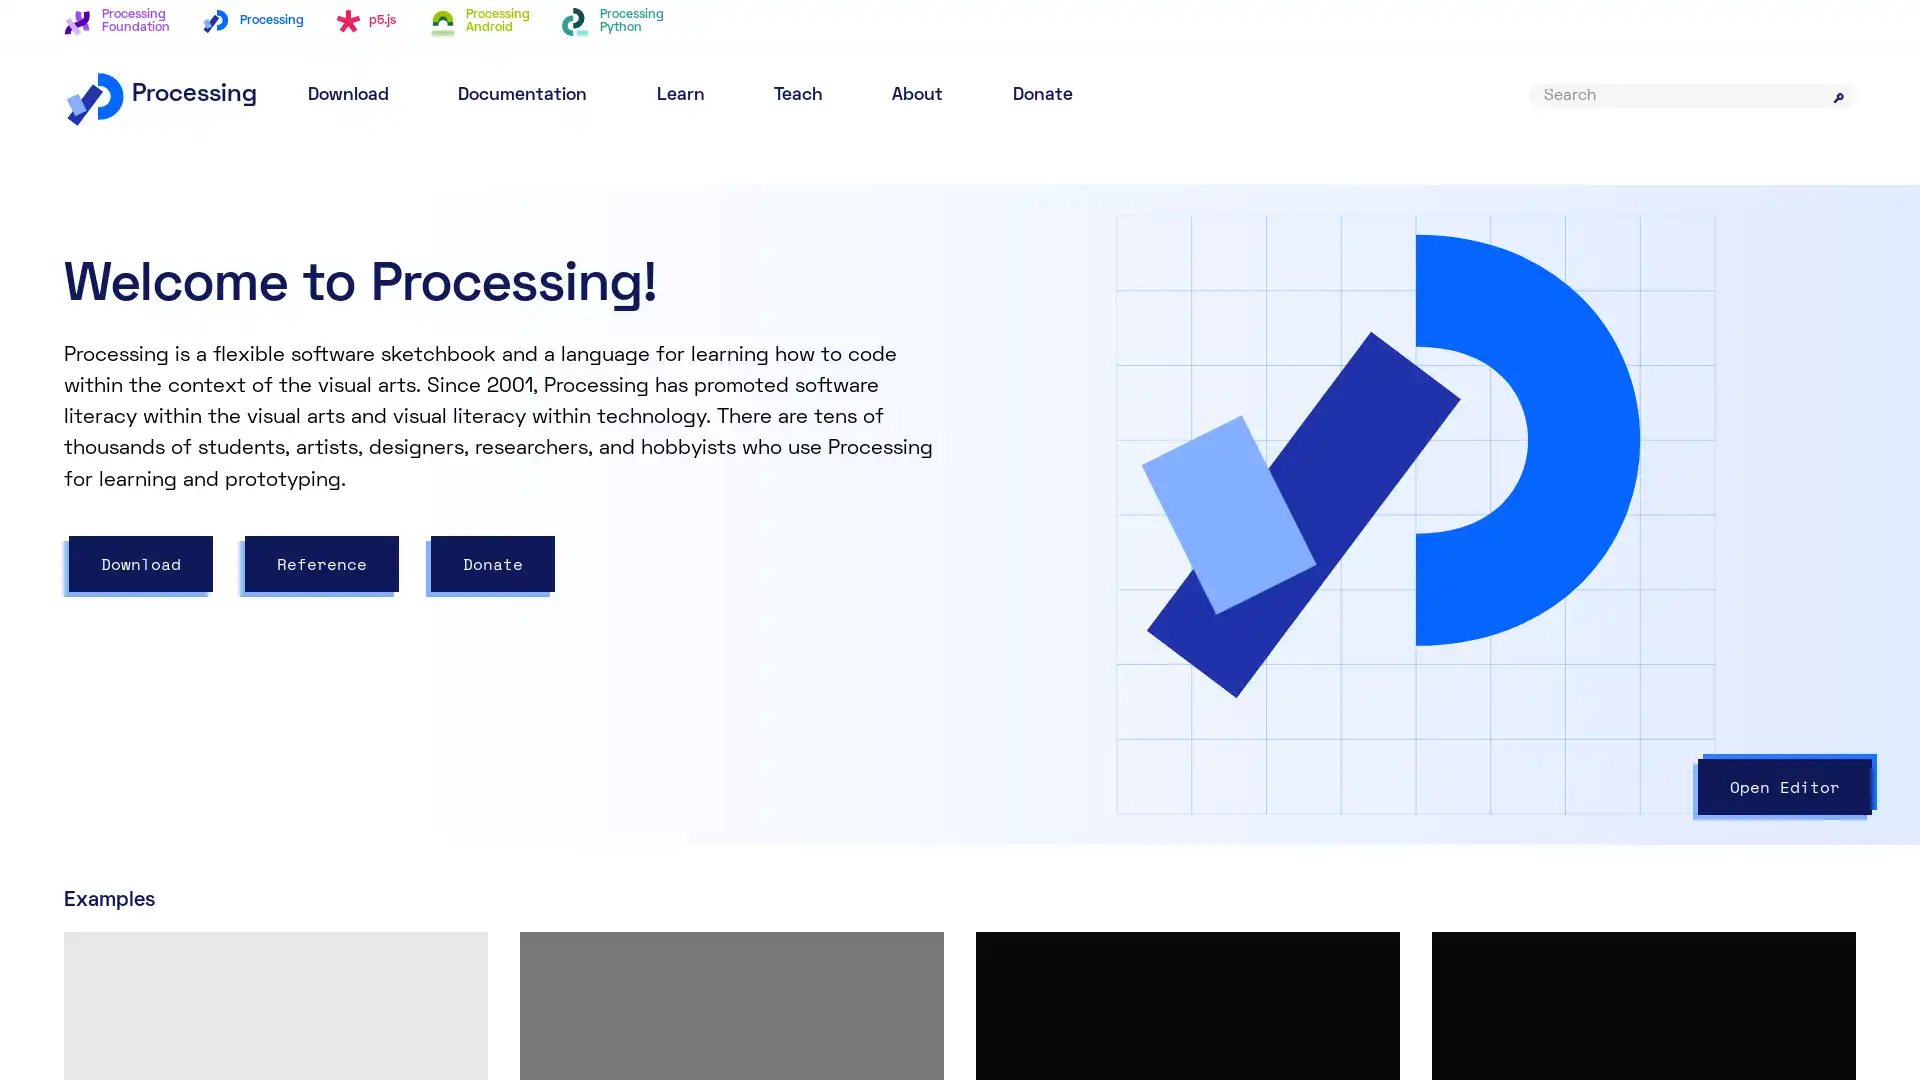 The width and height of the screenshot is (1920, 1080). Describe the element at coordinates (1093, 663) in the screenshot. I see `change position` at that location.